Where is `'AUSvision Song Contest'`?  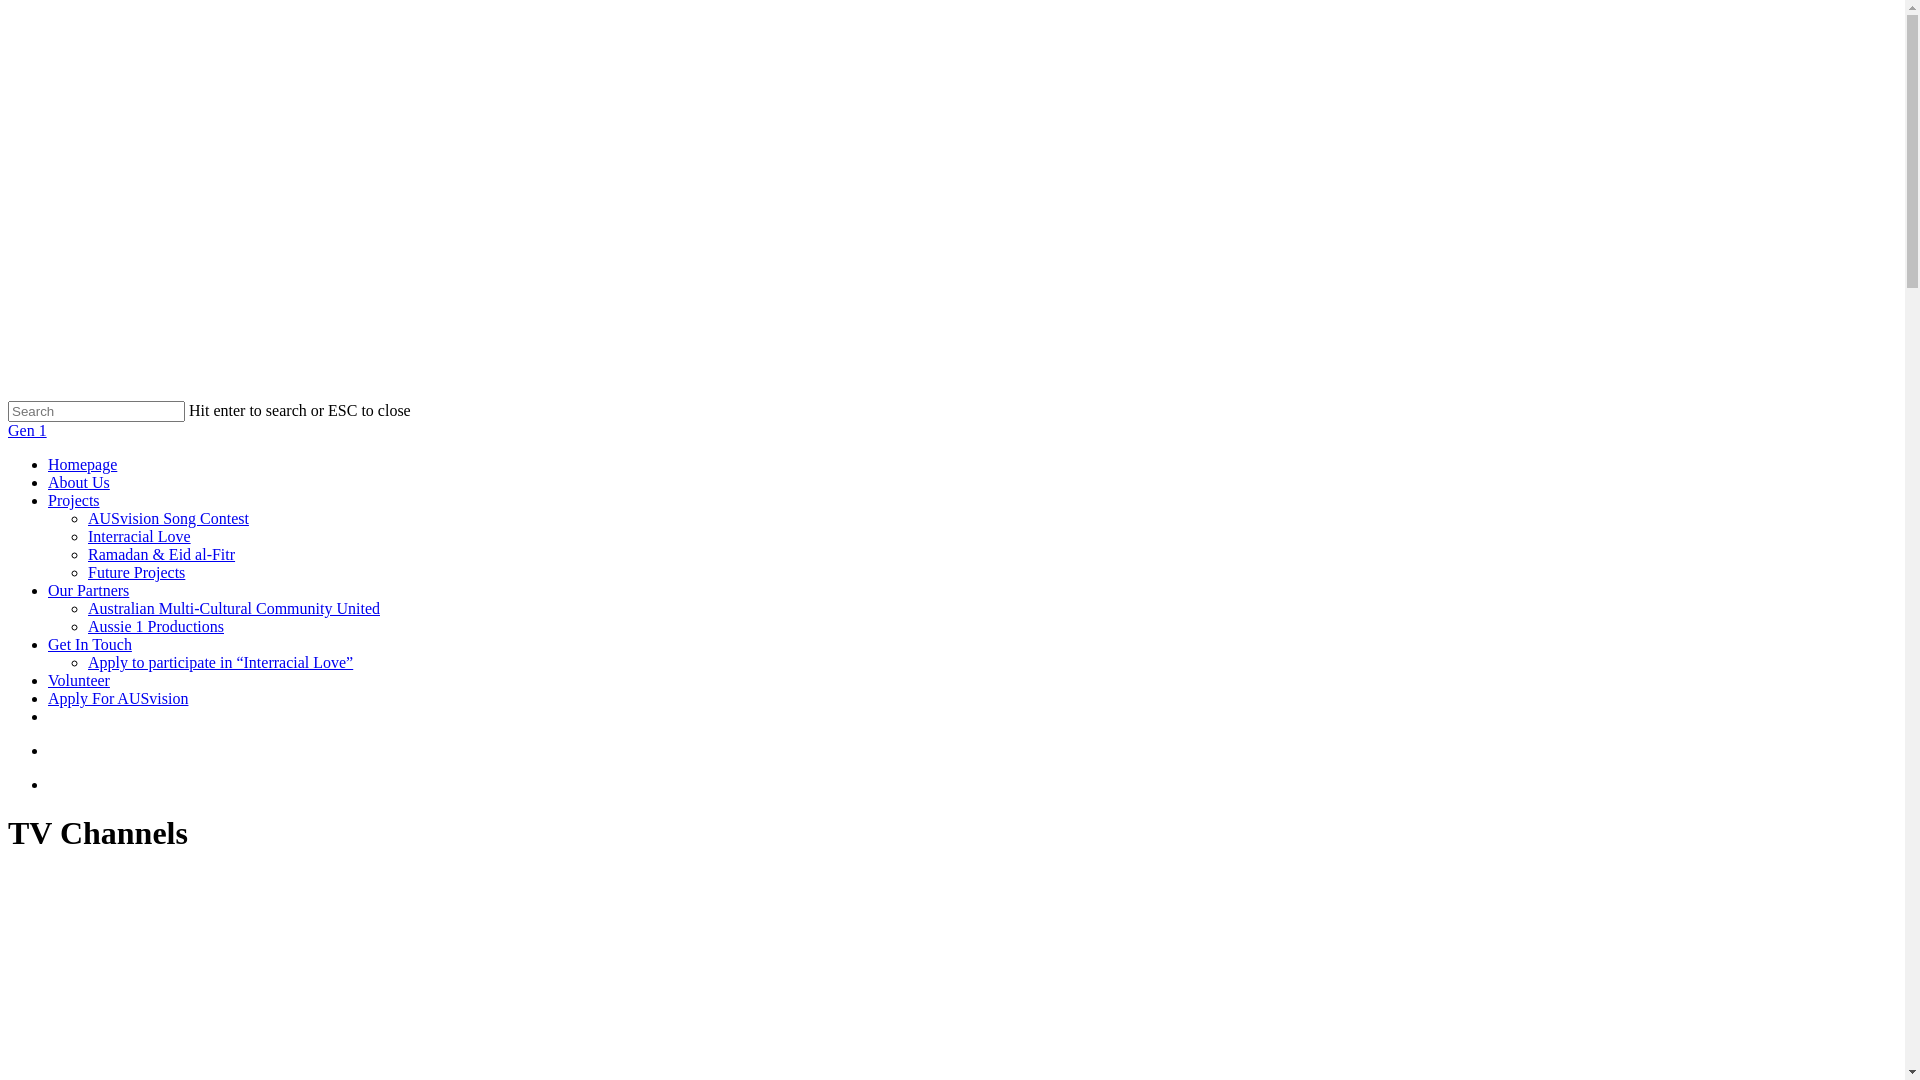
'AUSvision Song Contest' is located at coordinates (168, 517).